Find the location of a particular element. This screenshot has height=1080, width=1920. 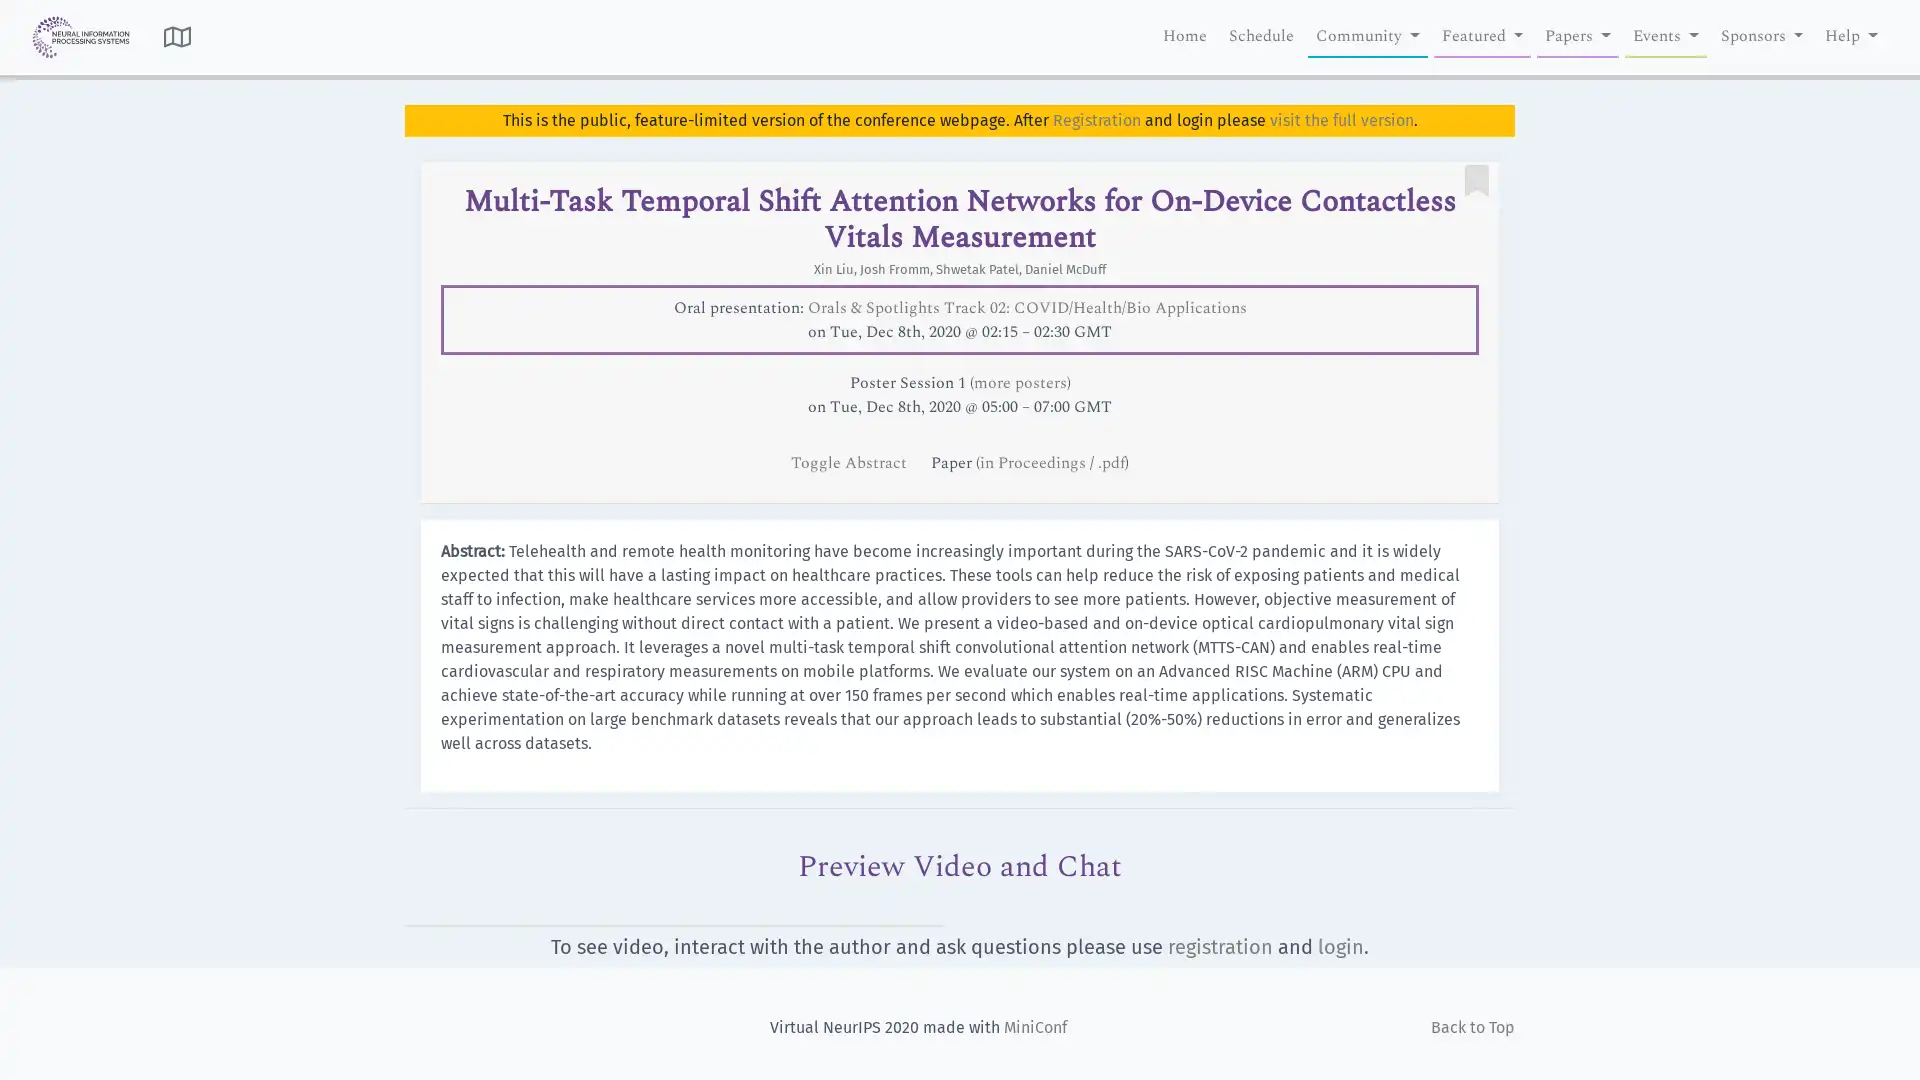

Toggle Abstract is located at coordinates (850, 462).